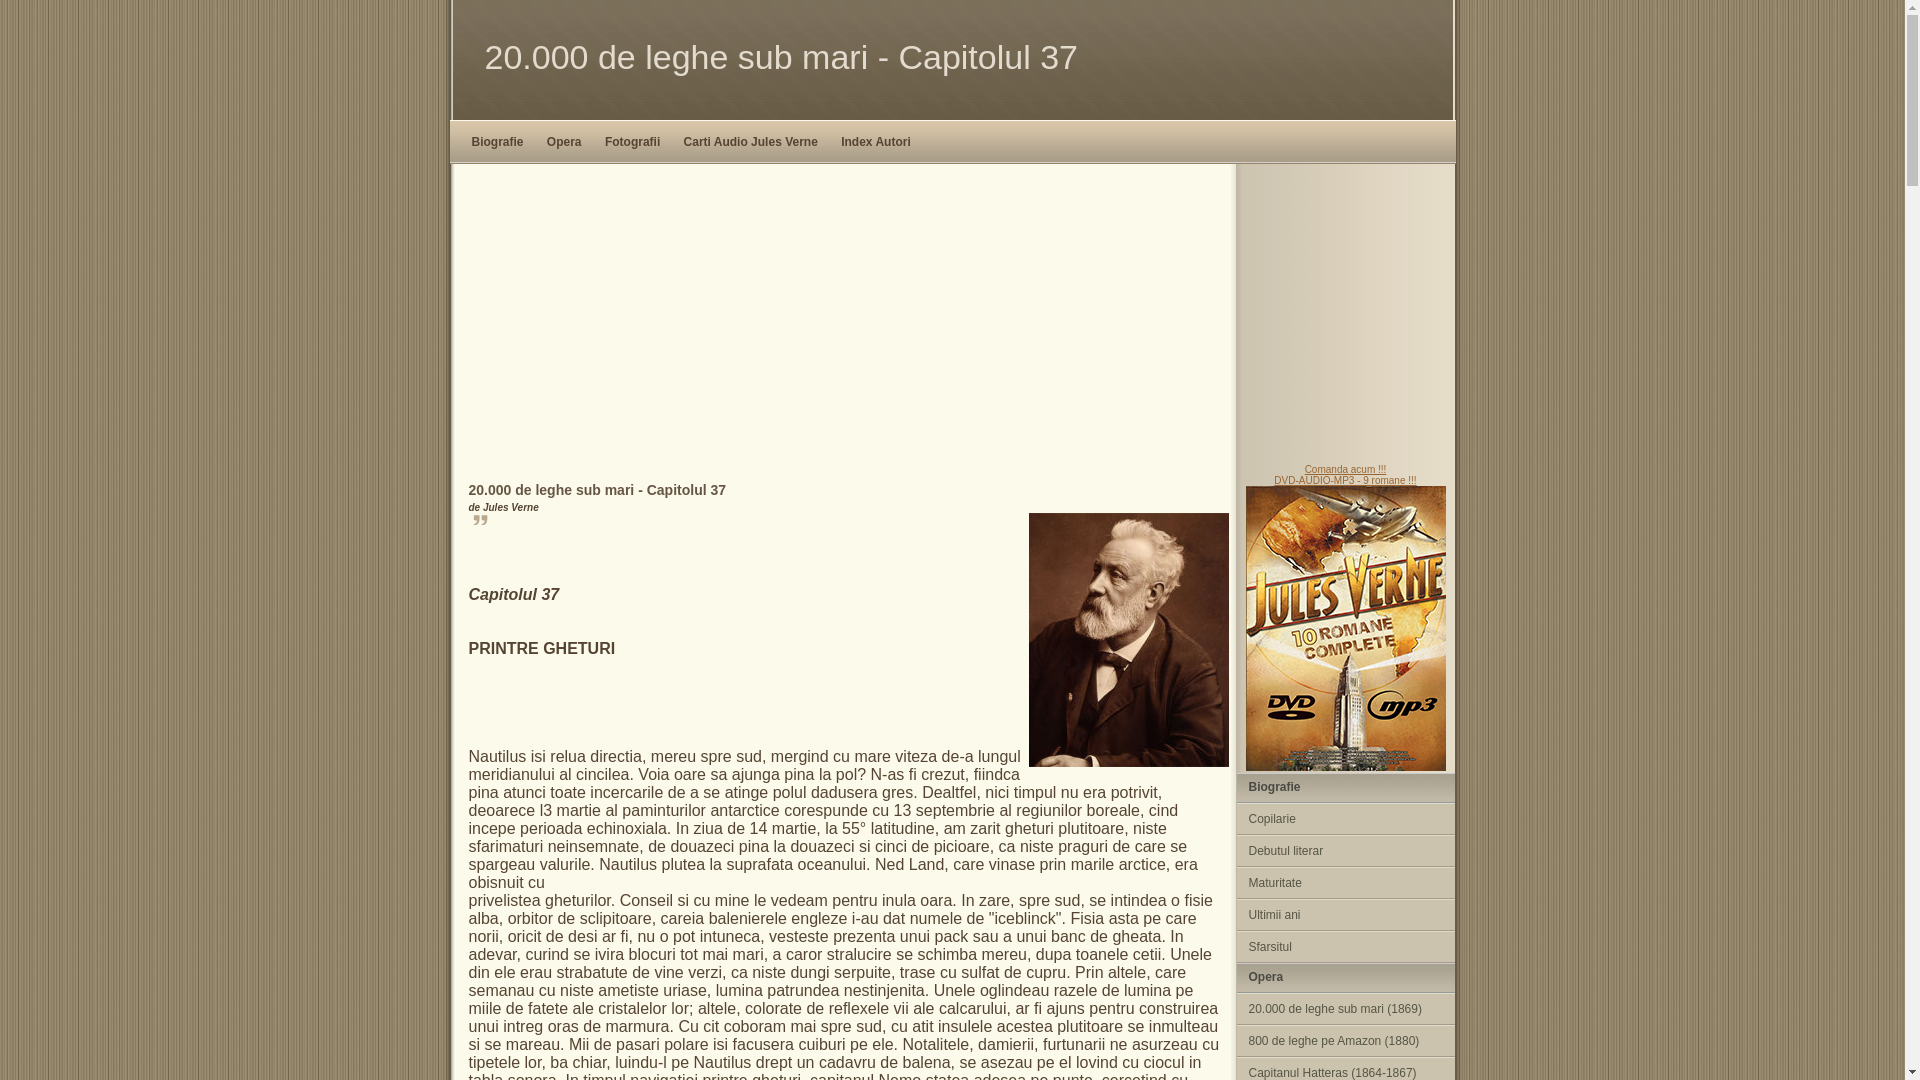 This screenshot has height=1080, width=1920. I want to click on 'Ultimii ani', so click(1235, 914).